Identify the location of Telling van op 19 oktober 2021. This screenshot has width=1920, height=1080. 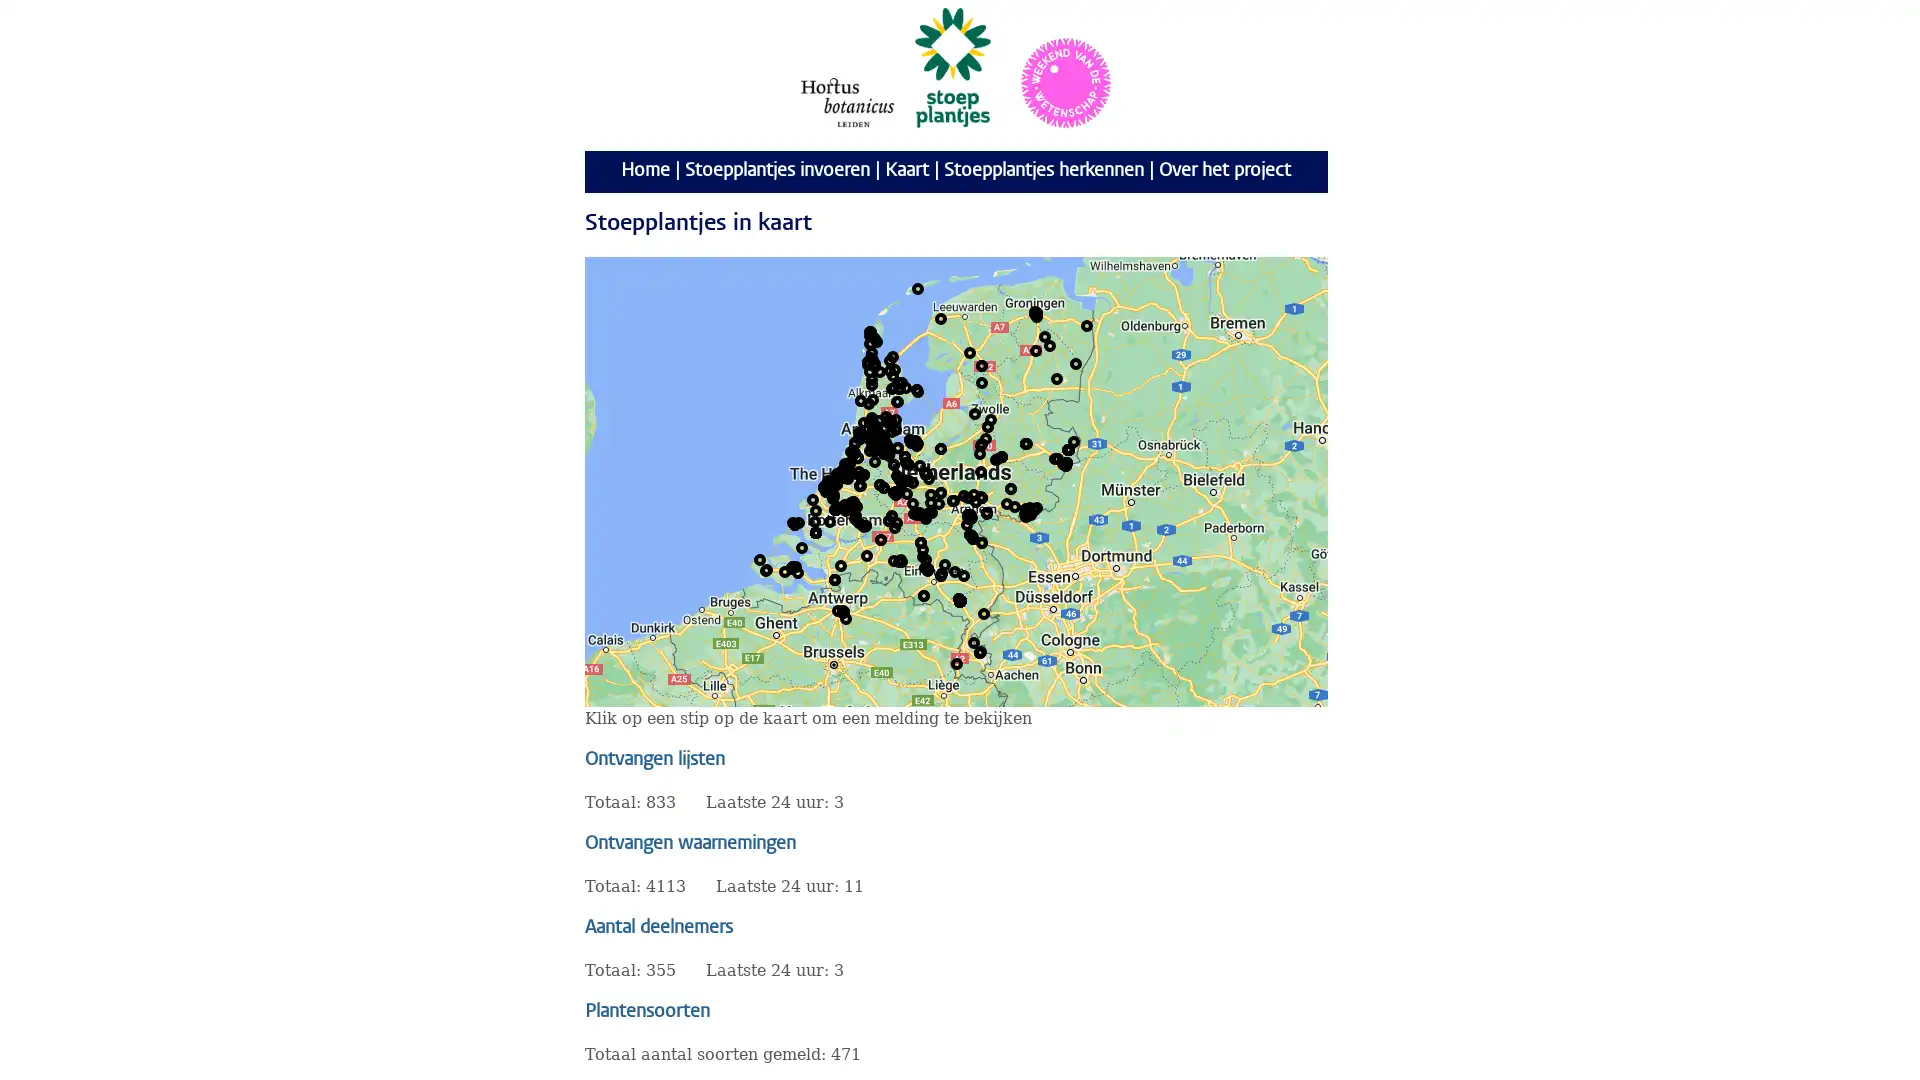
(873, 439).